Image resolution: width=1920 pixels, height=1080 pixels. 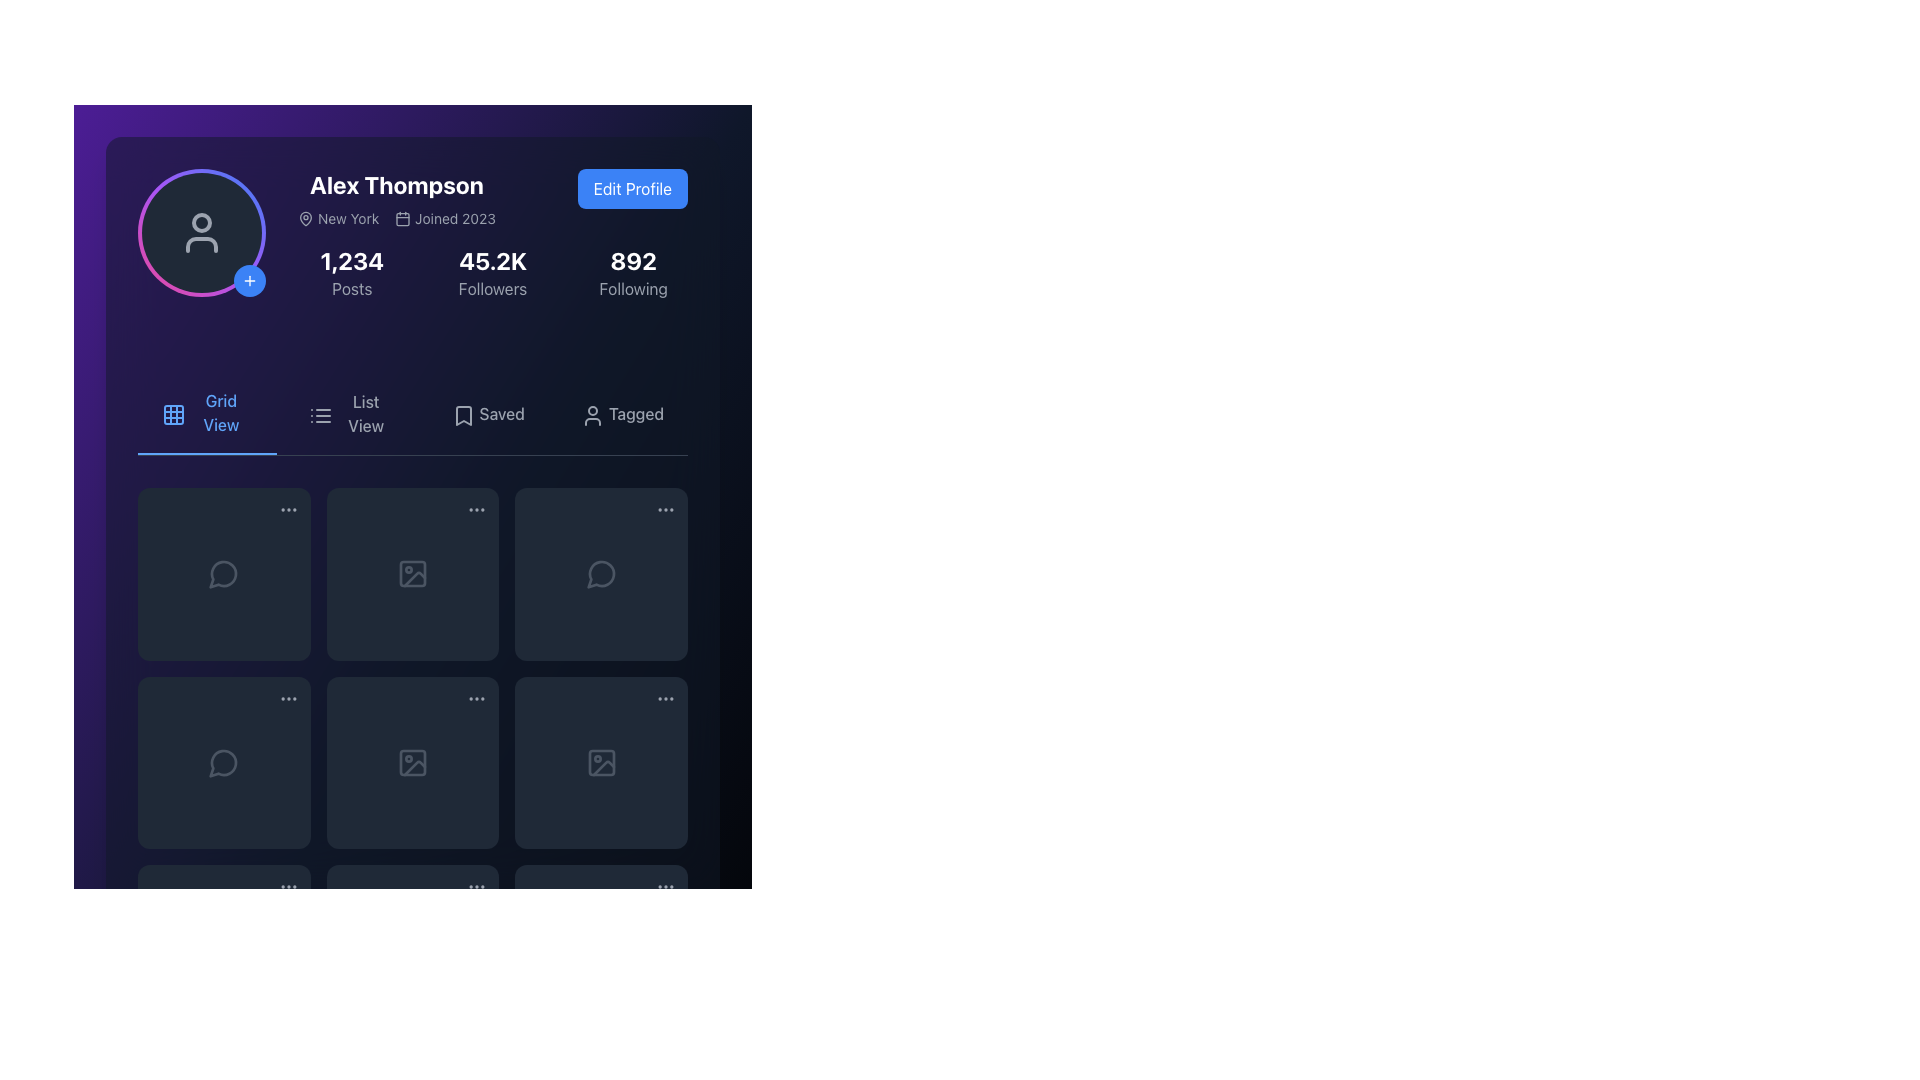 What do you see at coordinates (602, 767) in the screenshot?
I see `the icon that serves as a visual indicator for an unavailable or missing image in the bottom-left corner square of a 3x3 grid layout` at bounding box center [602, 767].